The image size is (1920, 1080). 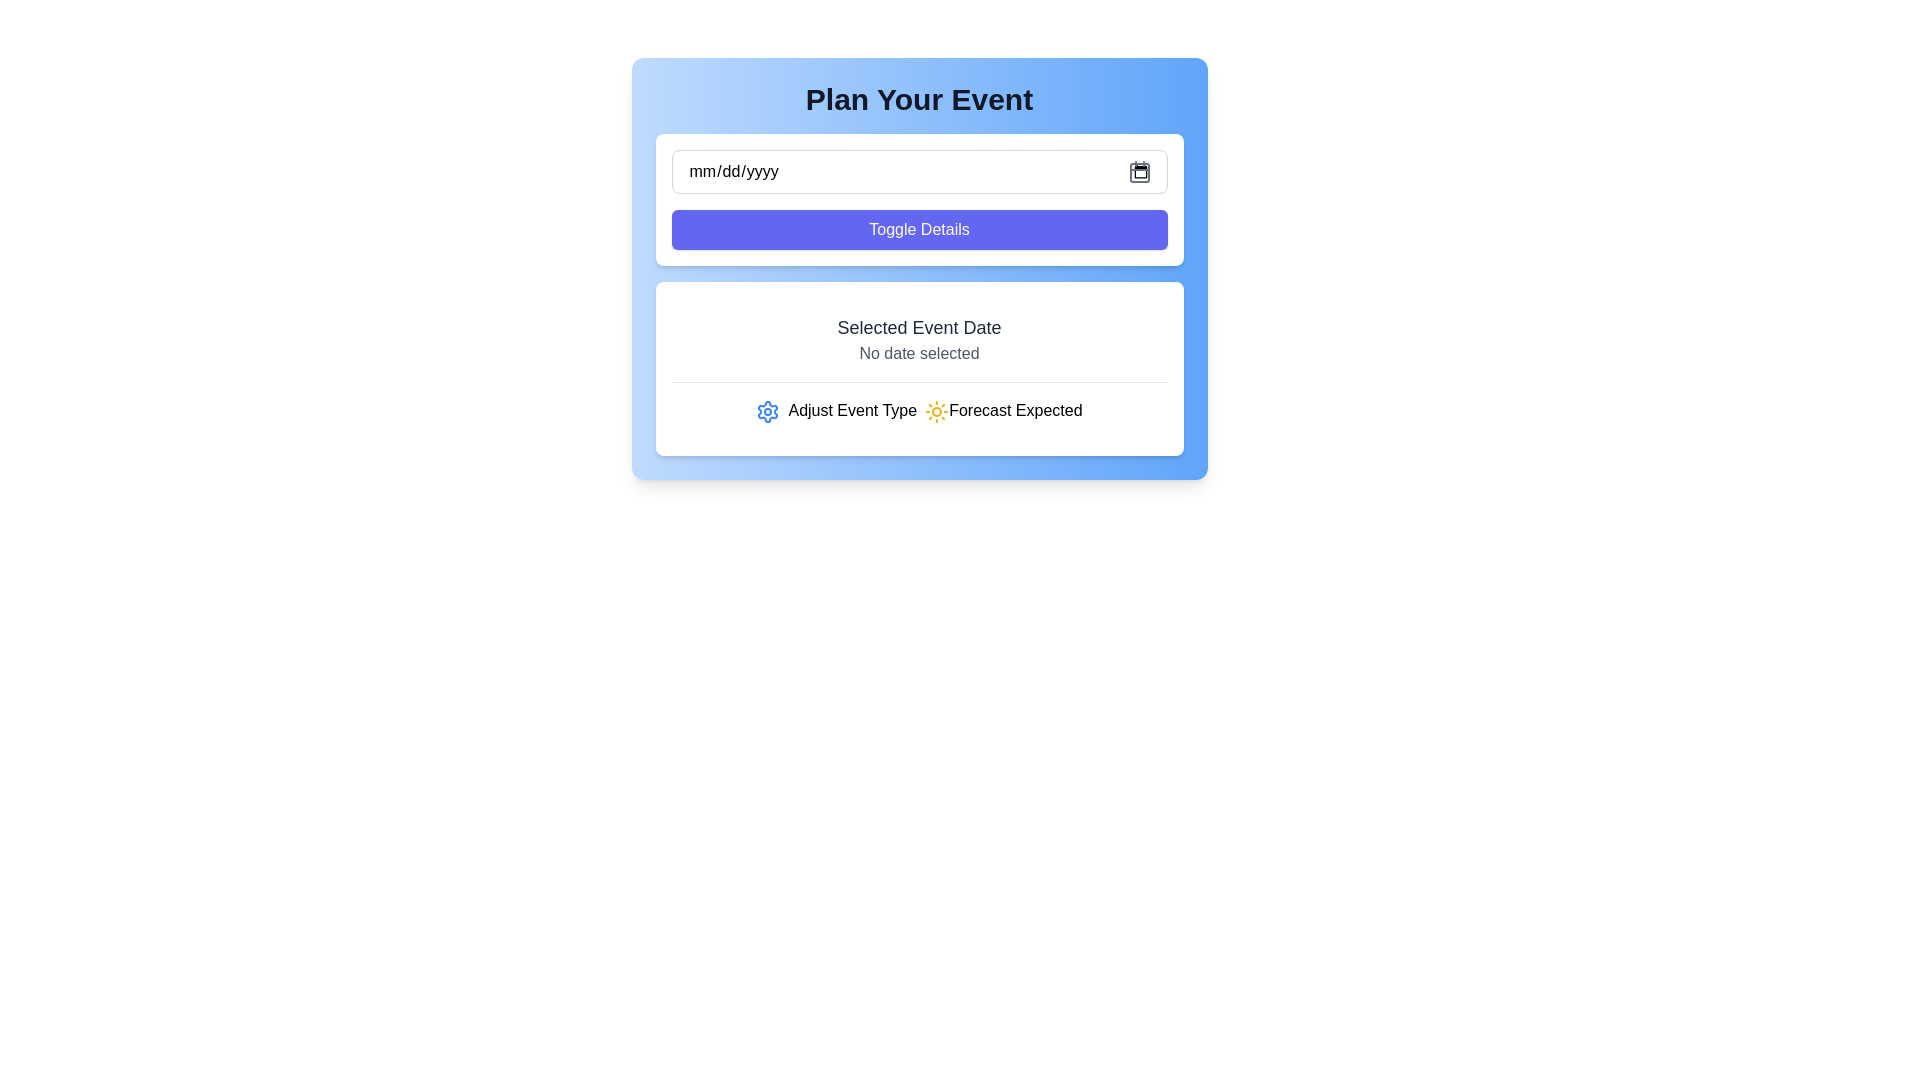 I want to click on the Text label that displays the currently selected event date, located within a card-like section, below the 'Toggle Details' button, so click(x=918, y=338).